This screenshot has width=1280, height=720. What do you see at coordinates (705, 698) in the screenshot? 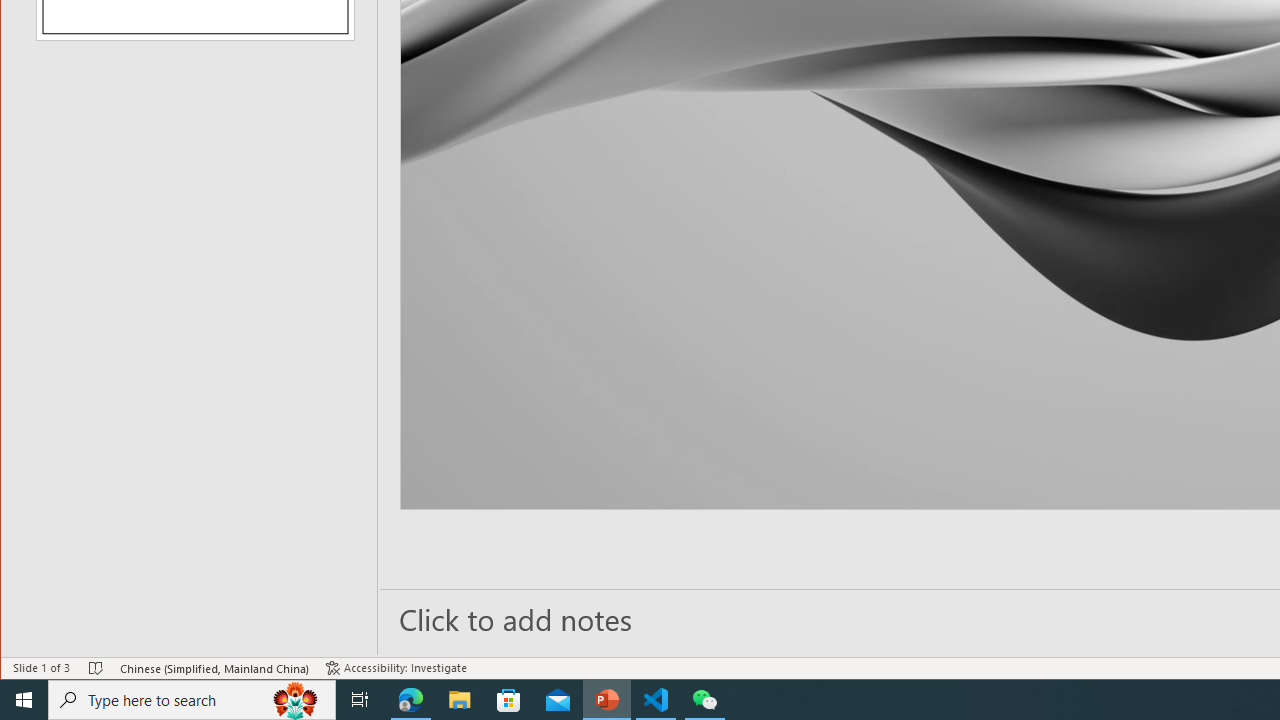
I see `'WeChat - 1 running window'` at bounding box center [705, 698].